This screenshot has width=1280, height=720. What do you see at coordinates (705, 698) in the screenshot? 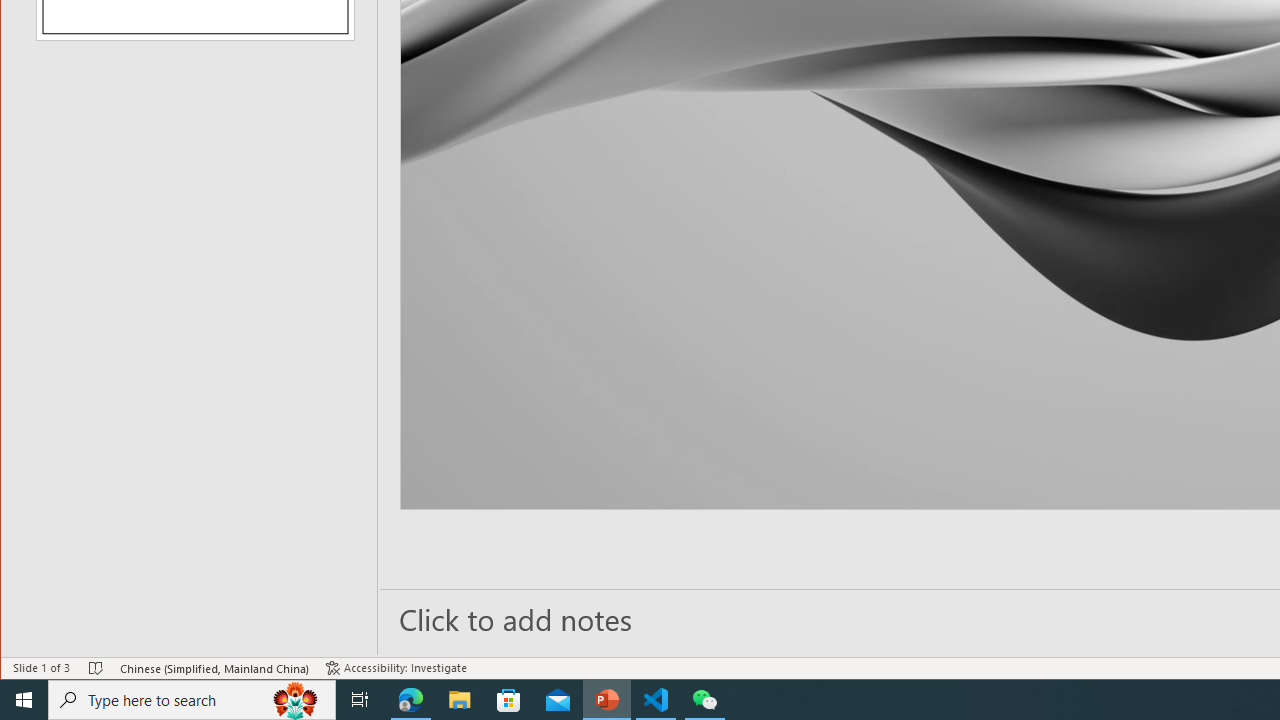
I see `'WeChat - 1 running window'` at bounding box center [705, 698].